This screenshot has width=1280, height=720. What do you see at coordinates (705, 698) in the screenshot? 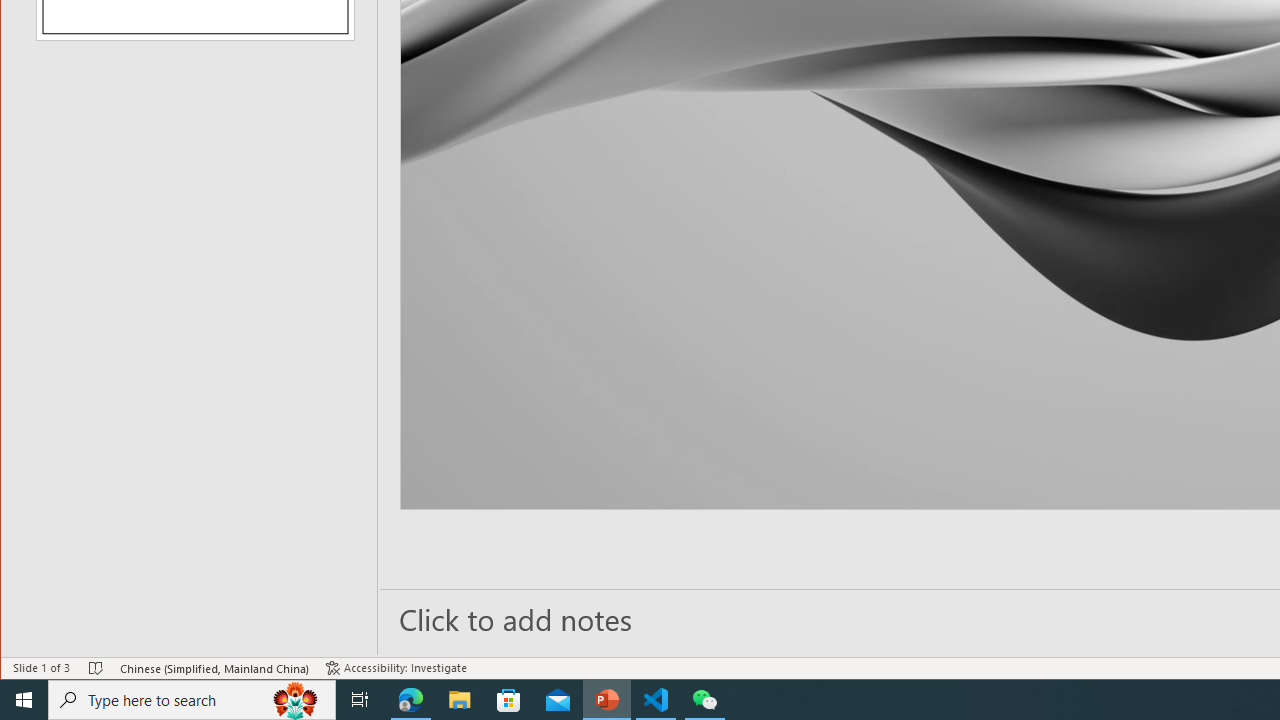
I see `'WeChat - 1 running window'` at bounding box center [705, 698].